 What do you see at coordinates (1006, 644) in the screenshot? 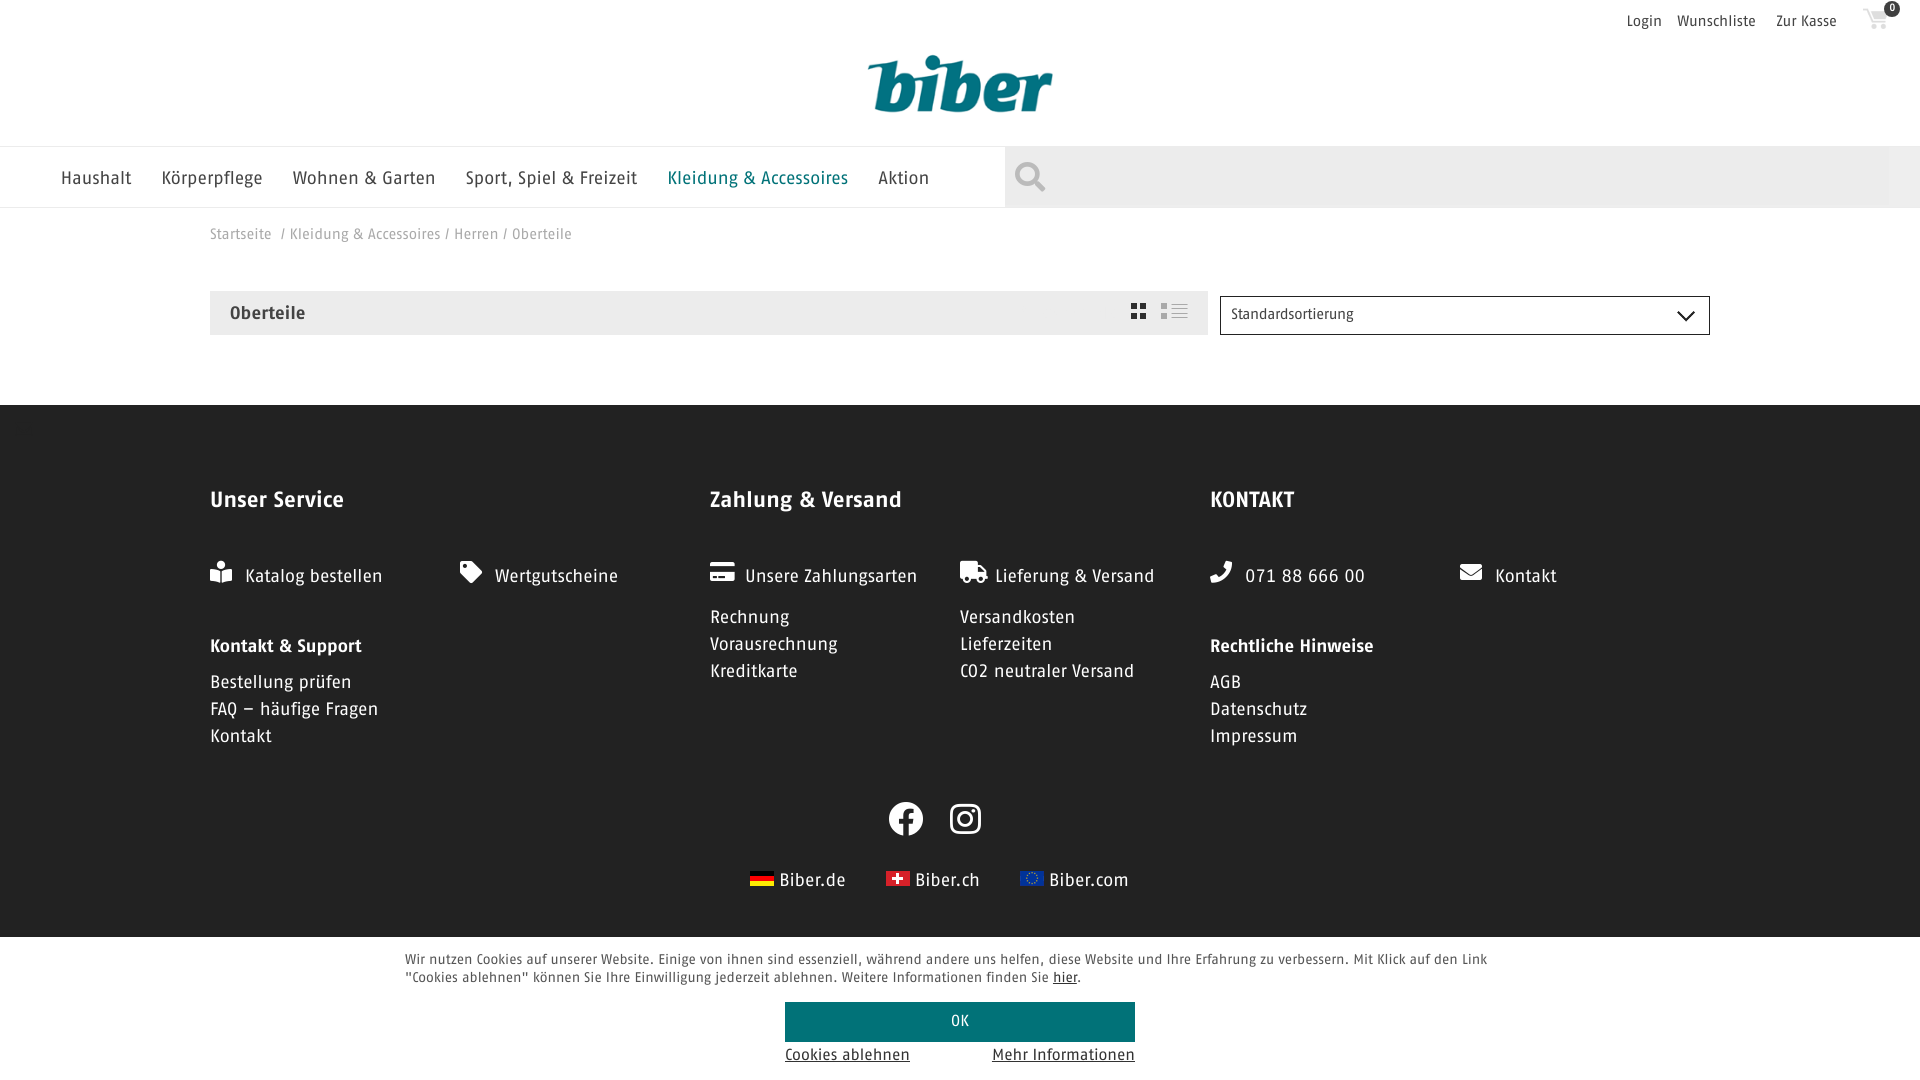
I see `'Lieferzeiten'` at bounding box center [1006, 644].